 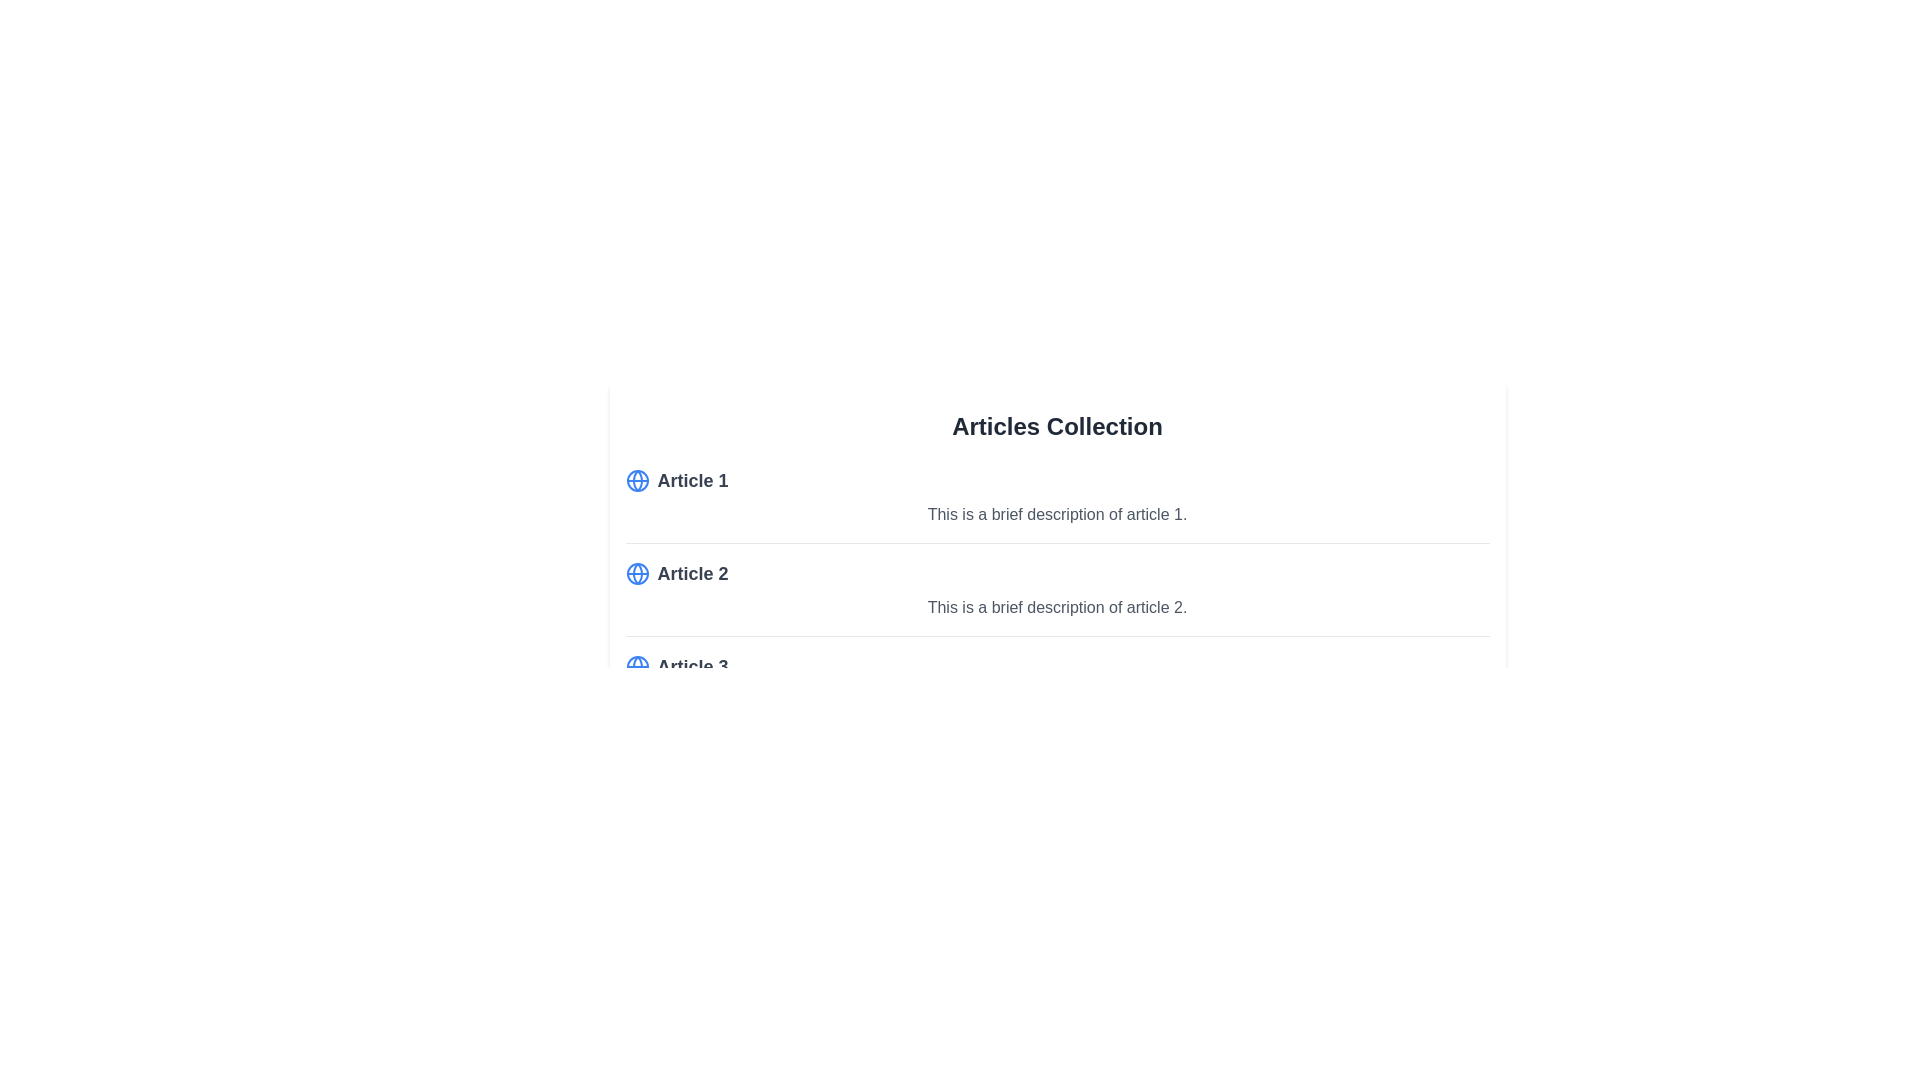 What do you see at coordinates (636, 574) in the screenshot?
I see `the globe icon with a circular outline and intersecting lines, styled in blue, located beside the text 'Article 2' in the structured list` at bounding box center [636, 574].